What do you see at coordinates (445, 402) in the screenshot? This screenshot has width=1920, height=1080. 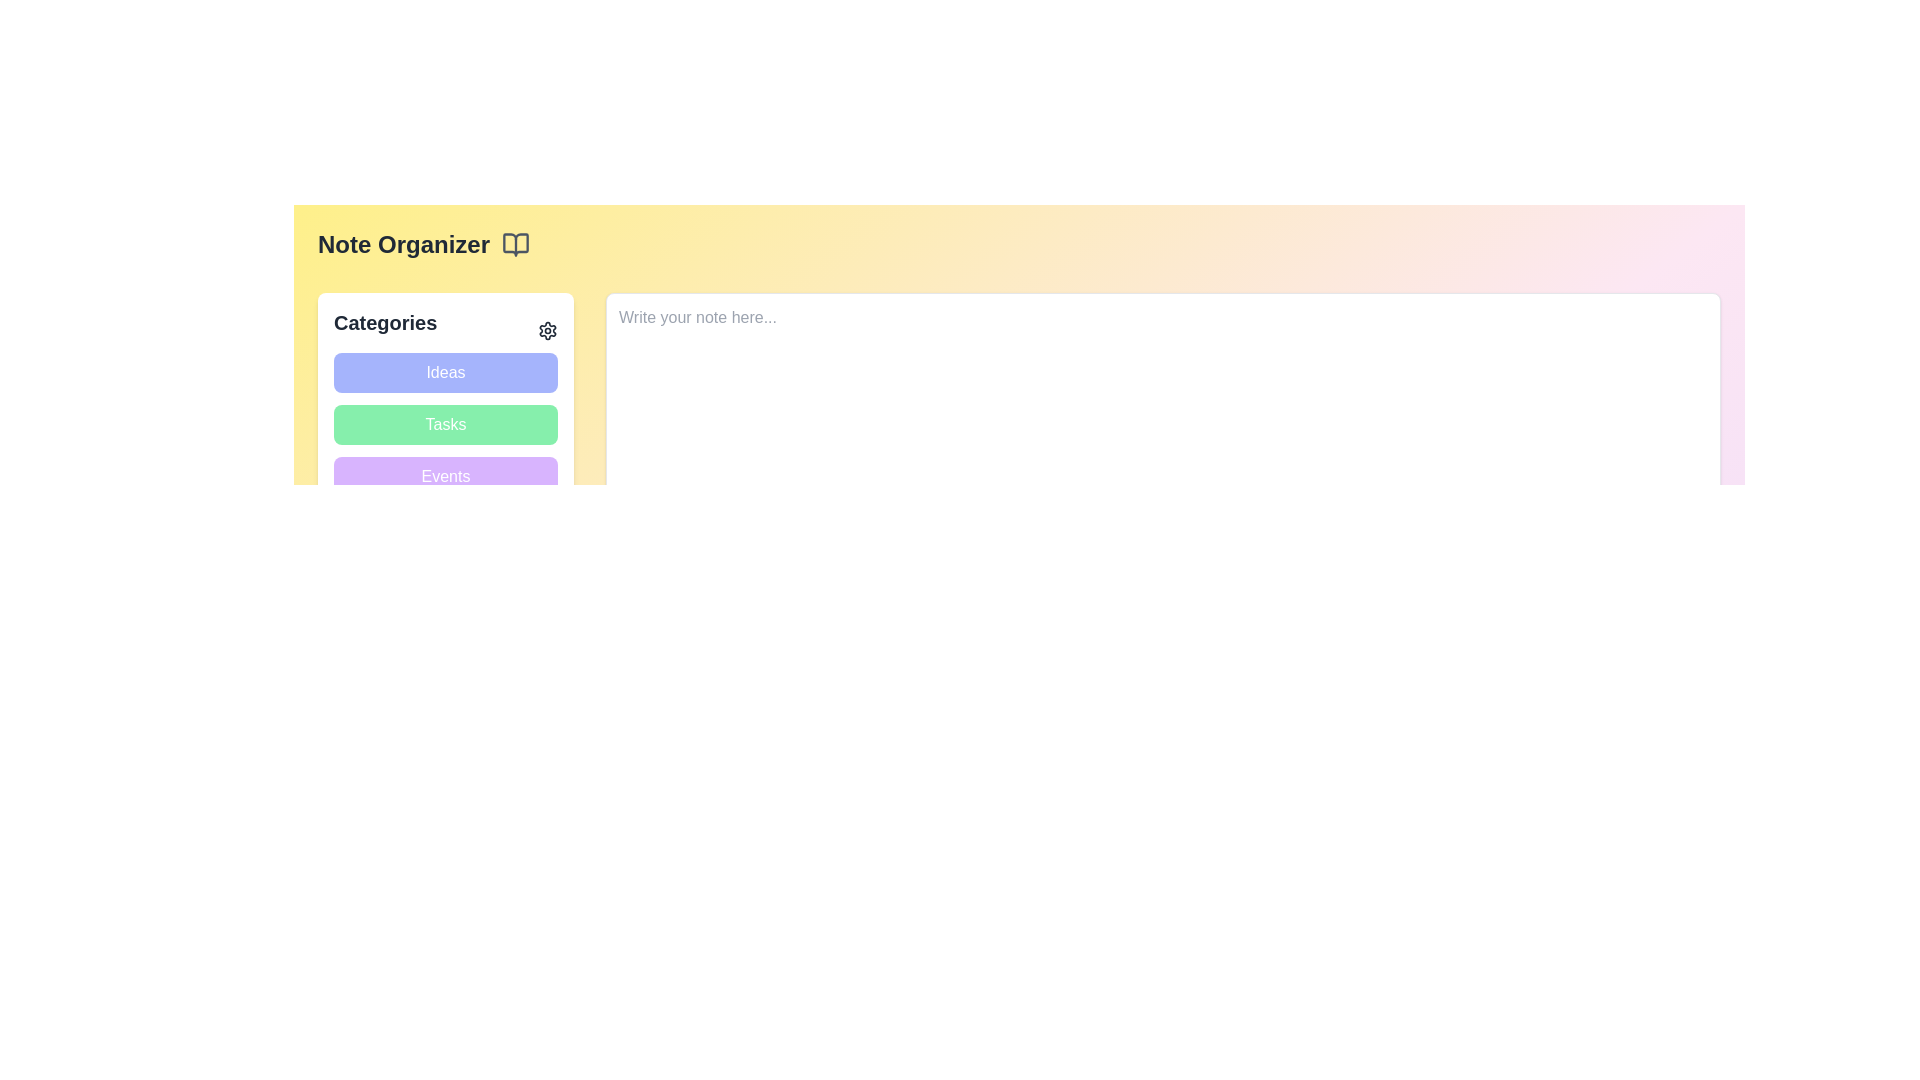 I see `the 'Tasks' button located in the 'Categories' panel, which is situated below the 'Ideas' button and above the 'Events' button` at bounding box center [445, 402].